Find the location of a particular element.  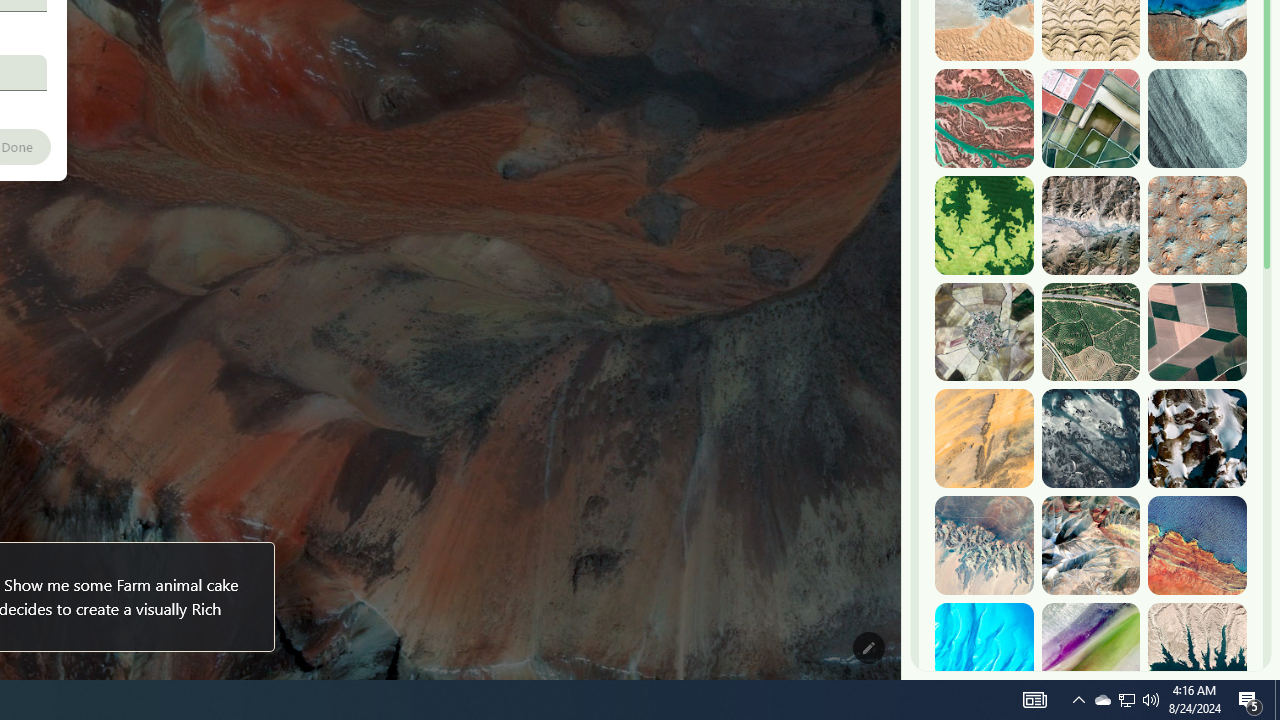

'Rikaze, China' is located at coordinates (1089, 225).